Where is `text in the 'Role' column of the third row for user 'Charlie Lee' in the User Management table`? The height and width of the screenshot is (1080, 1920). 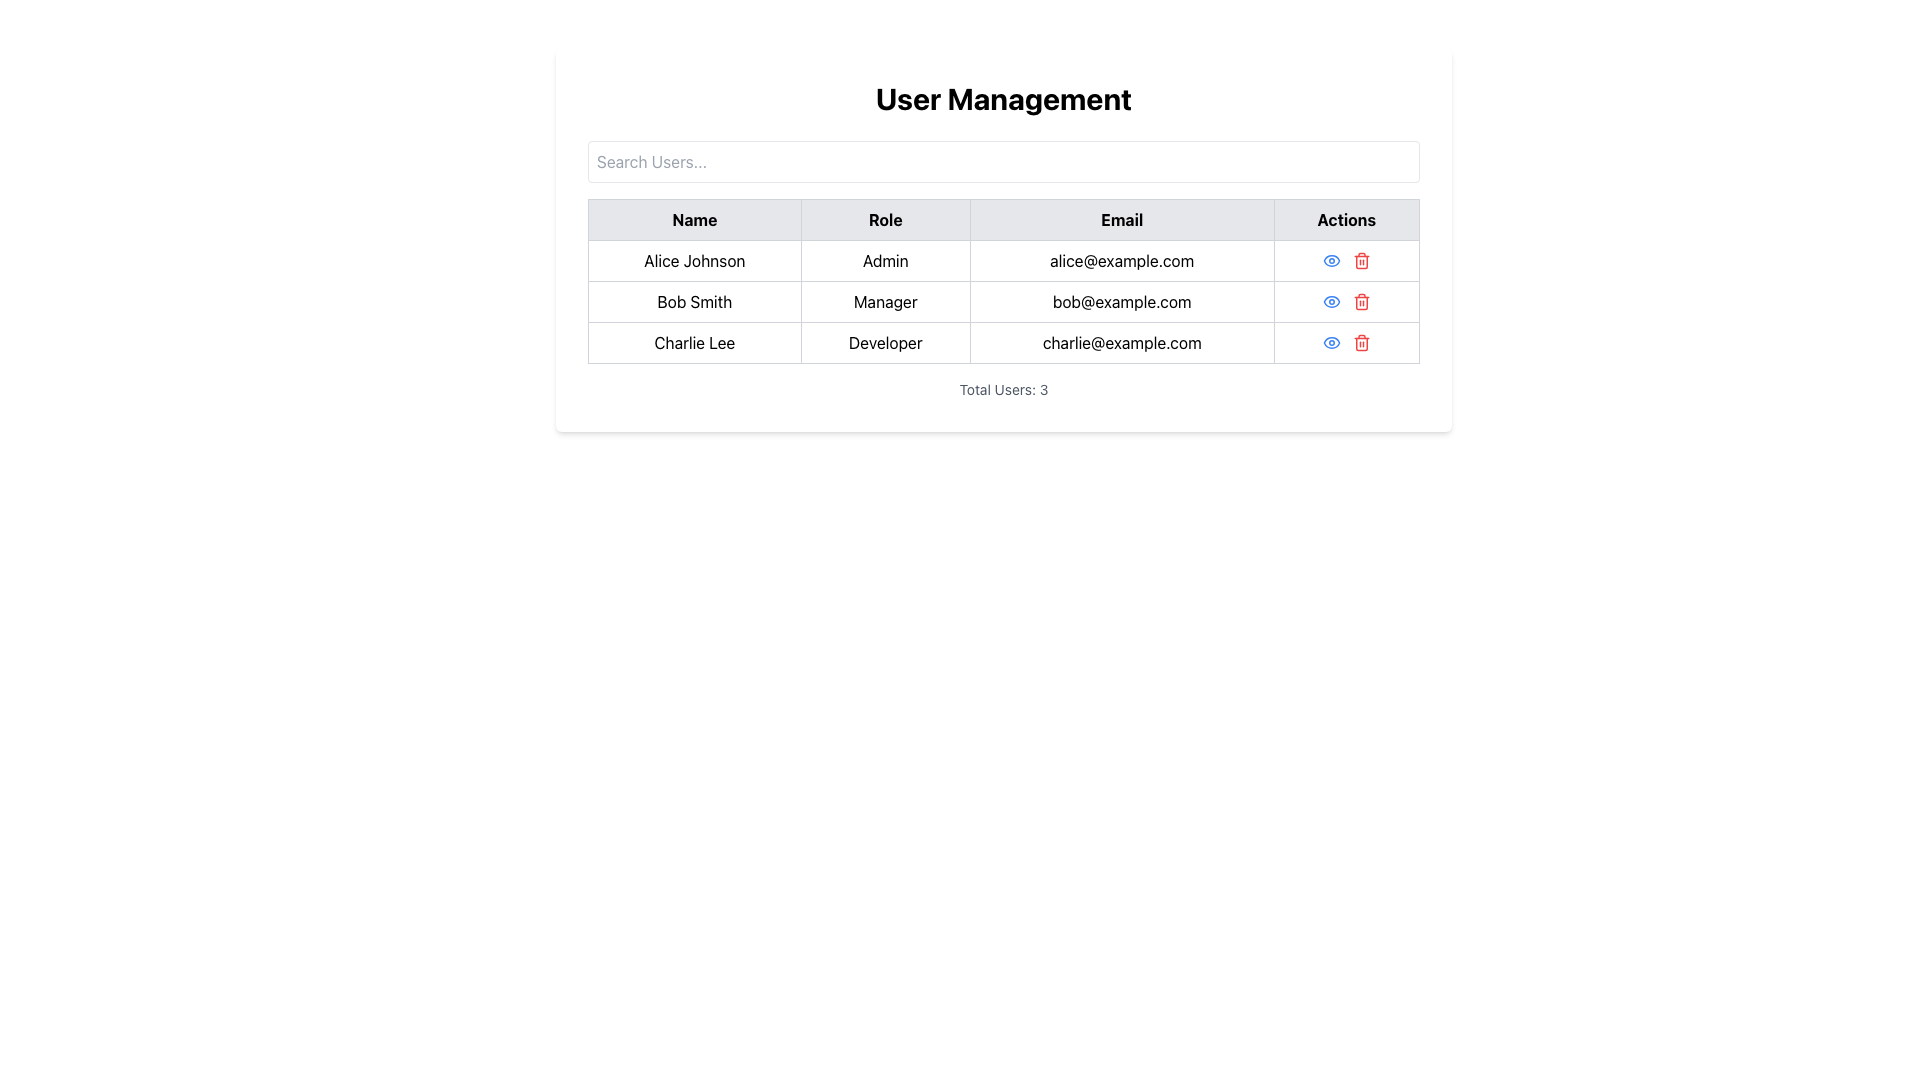 text in the 'Role' column of the third row for user 'Charlie Lee' in the User Management table is located at coordinates (884, 342).